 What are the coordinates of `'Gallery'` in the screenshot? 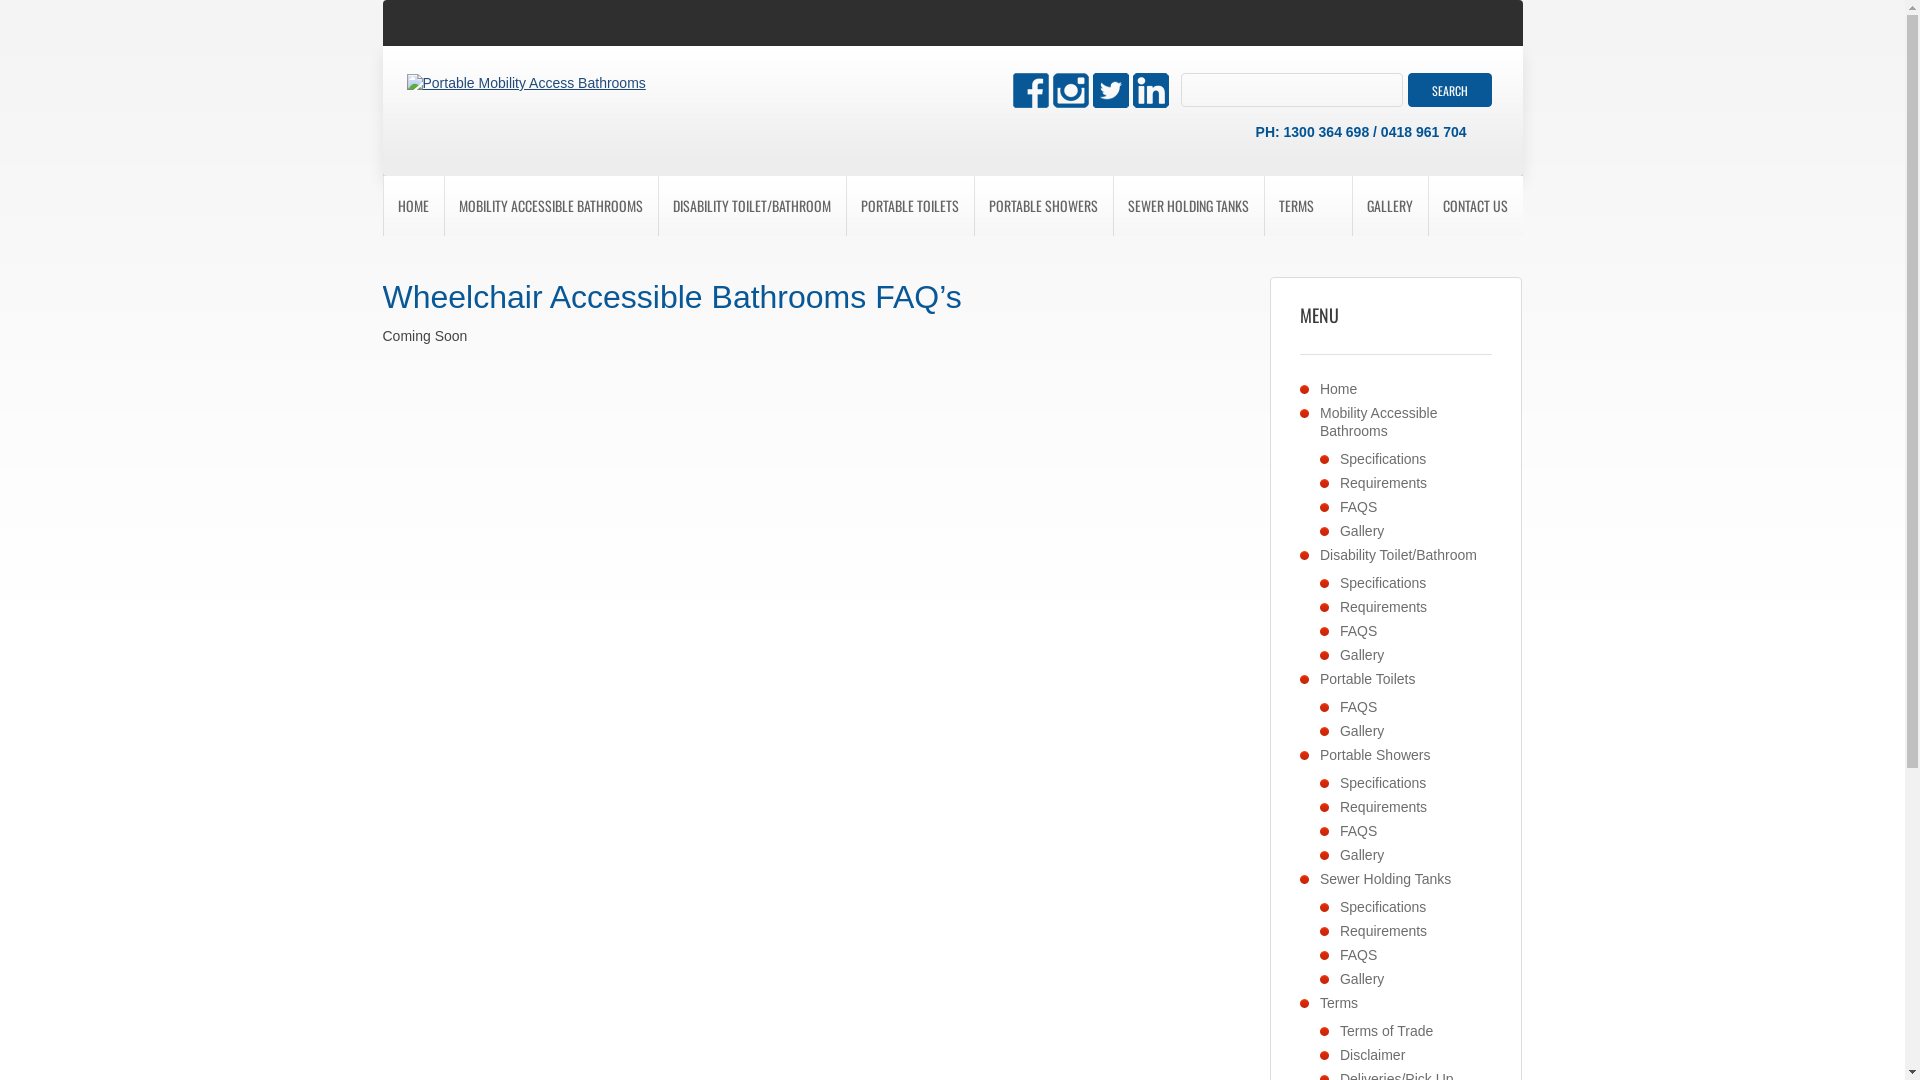 It's located at (1361, 530).